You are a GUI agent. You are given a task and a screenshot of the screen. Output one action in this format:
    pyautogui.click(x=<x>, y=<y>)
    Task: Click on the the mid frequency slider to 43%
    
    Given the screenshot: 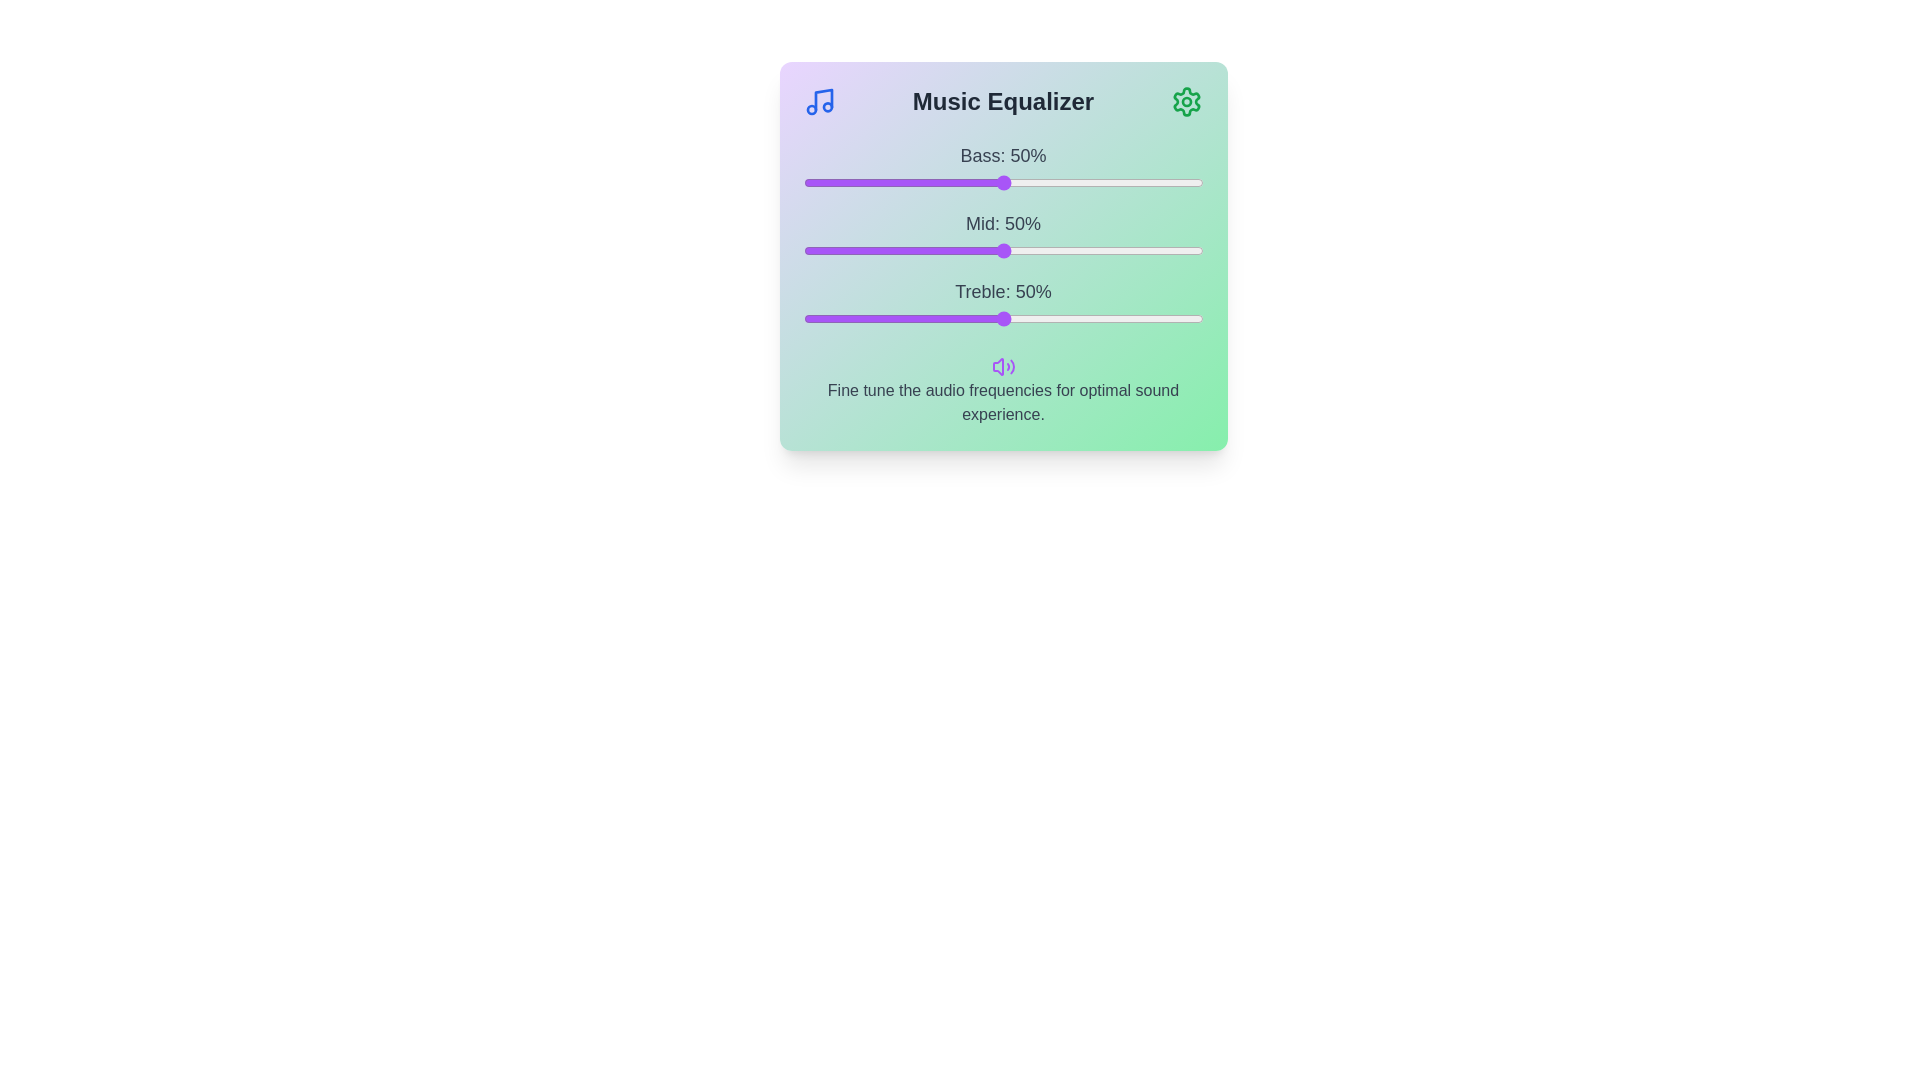 What is the action you would take?
    pyautogui.click(x=975, y=249)
    